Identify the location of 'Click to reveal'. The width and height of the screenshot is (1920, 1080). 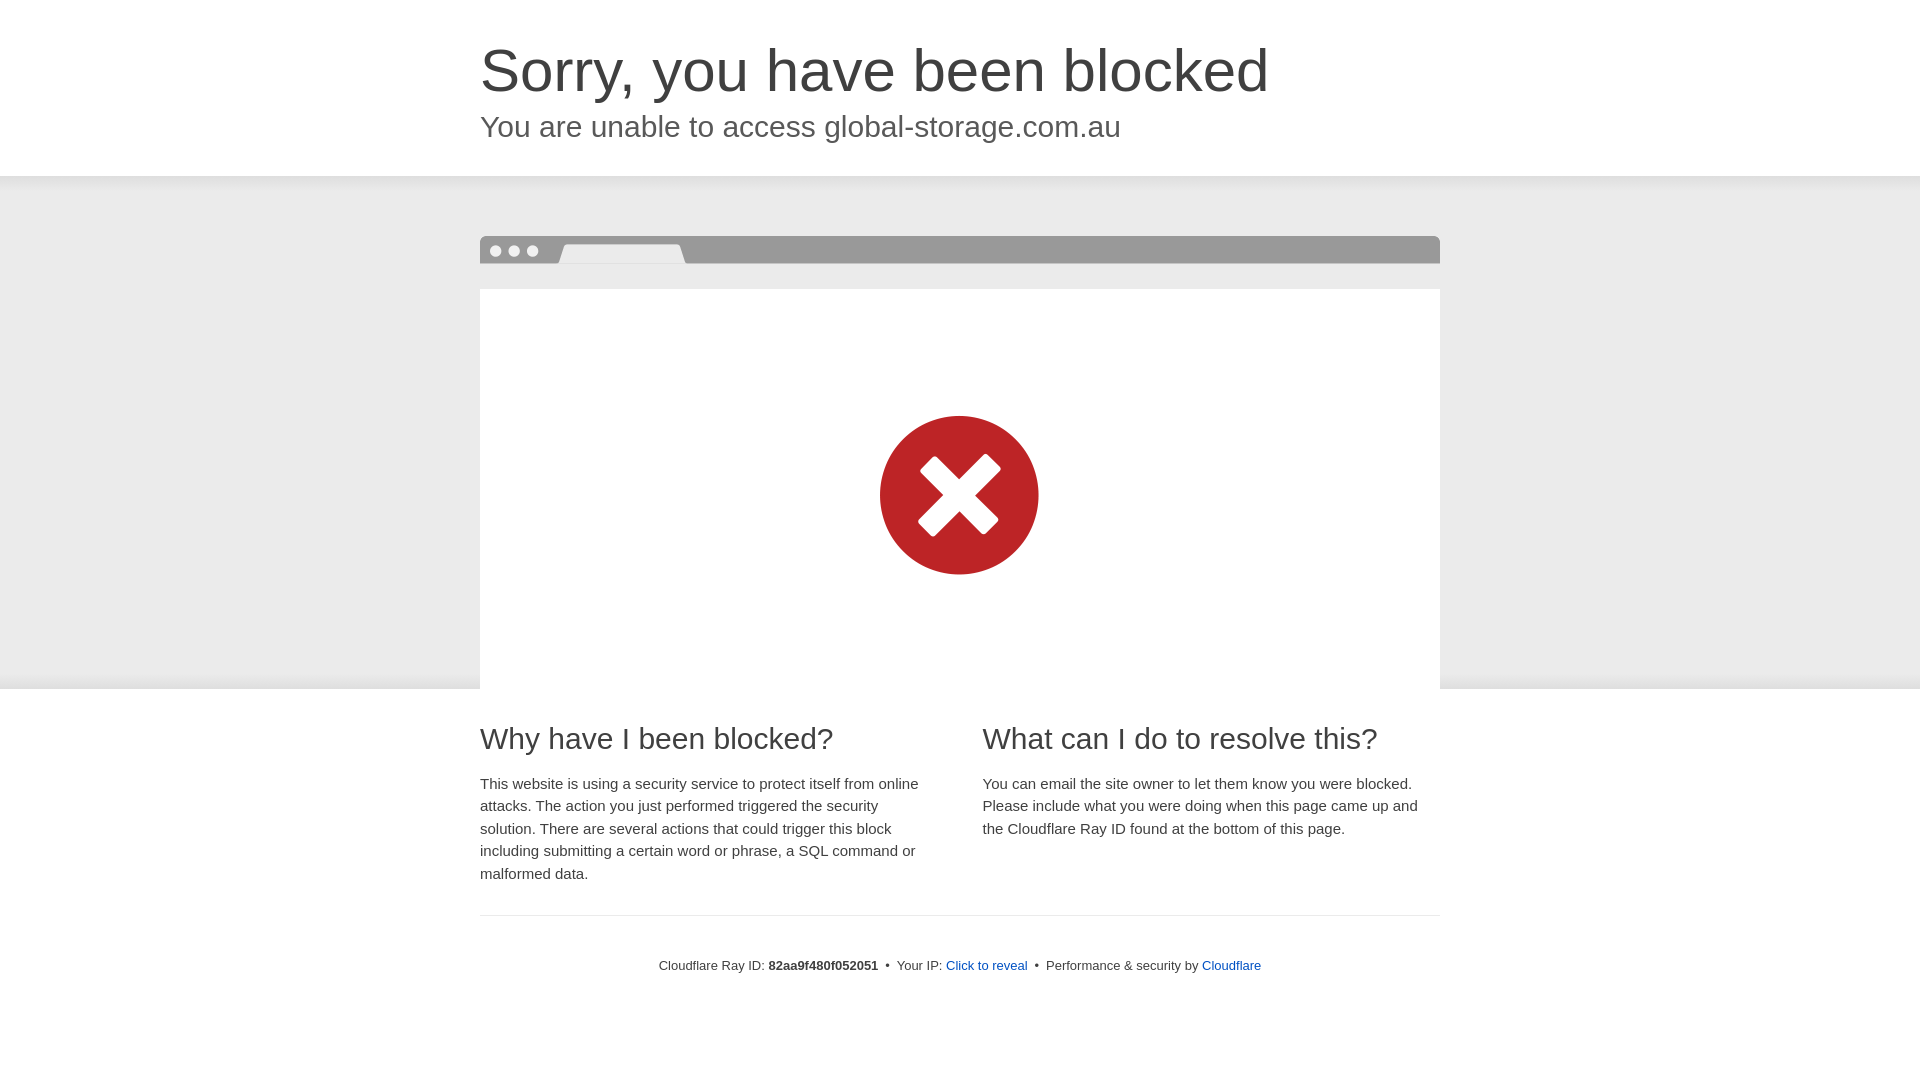
(987, 964).